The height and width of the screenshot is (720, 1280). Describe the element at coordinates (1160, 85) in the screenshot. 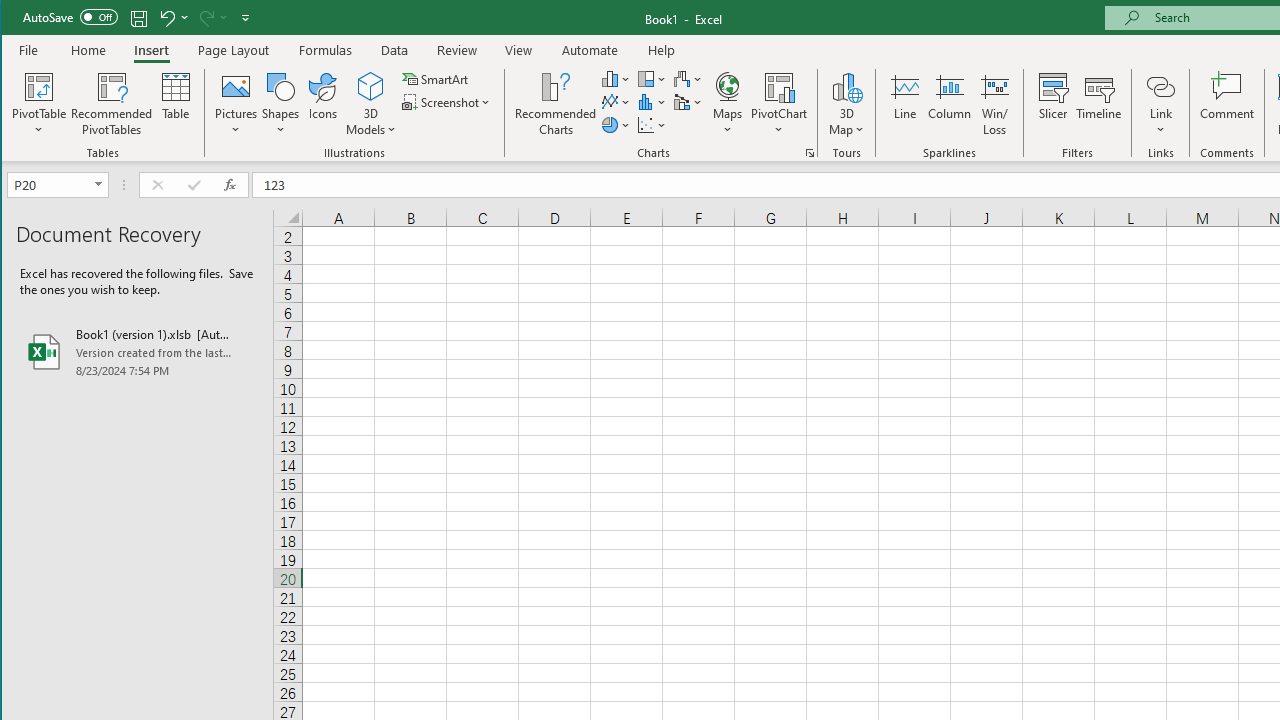

I see `'Link'` at that location.